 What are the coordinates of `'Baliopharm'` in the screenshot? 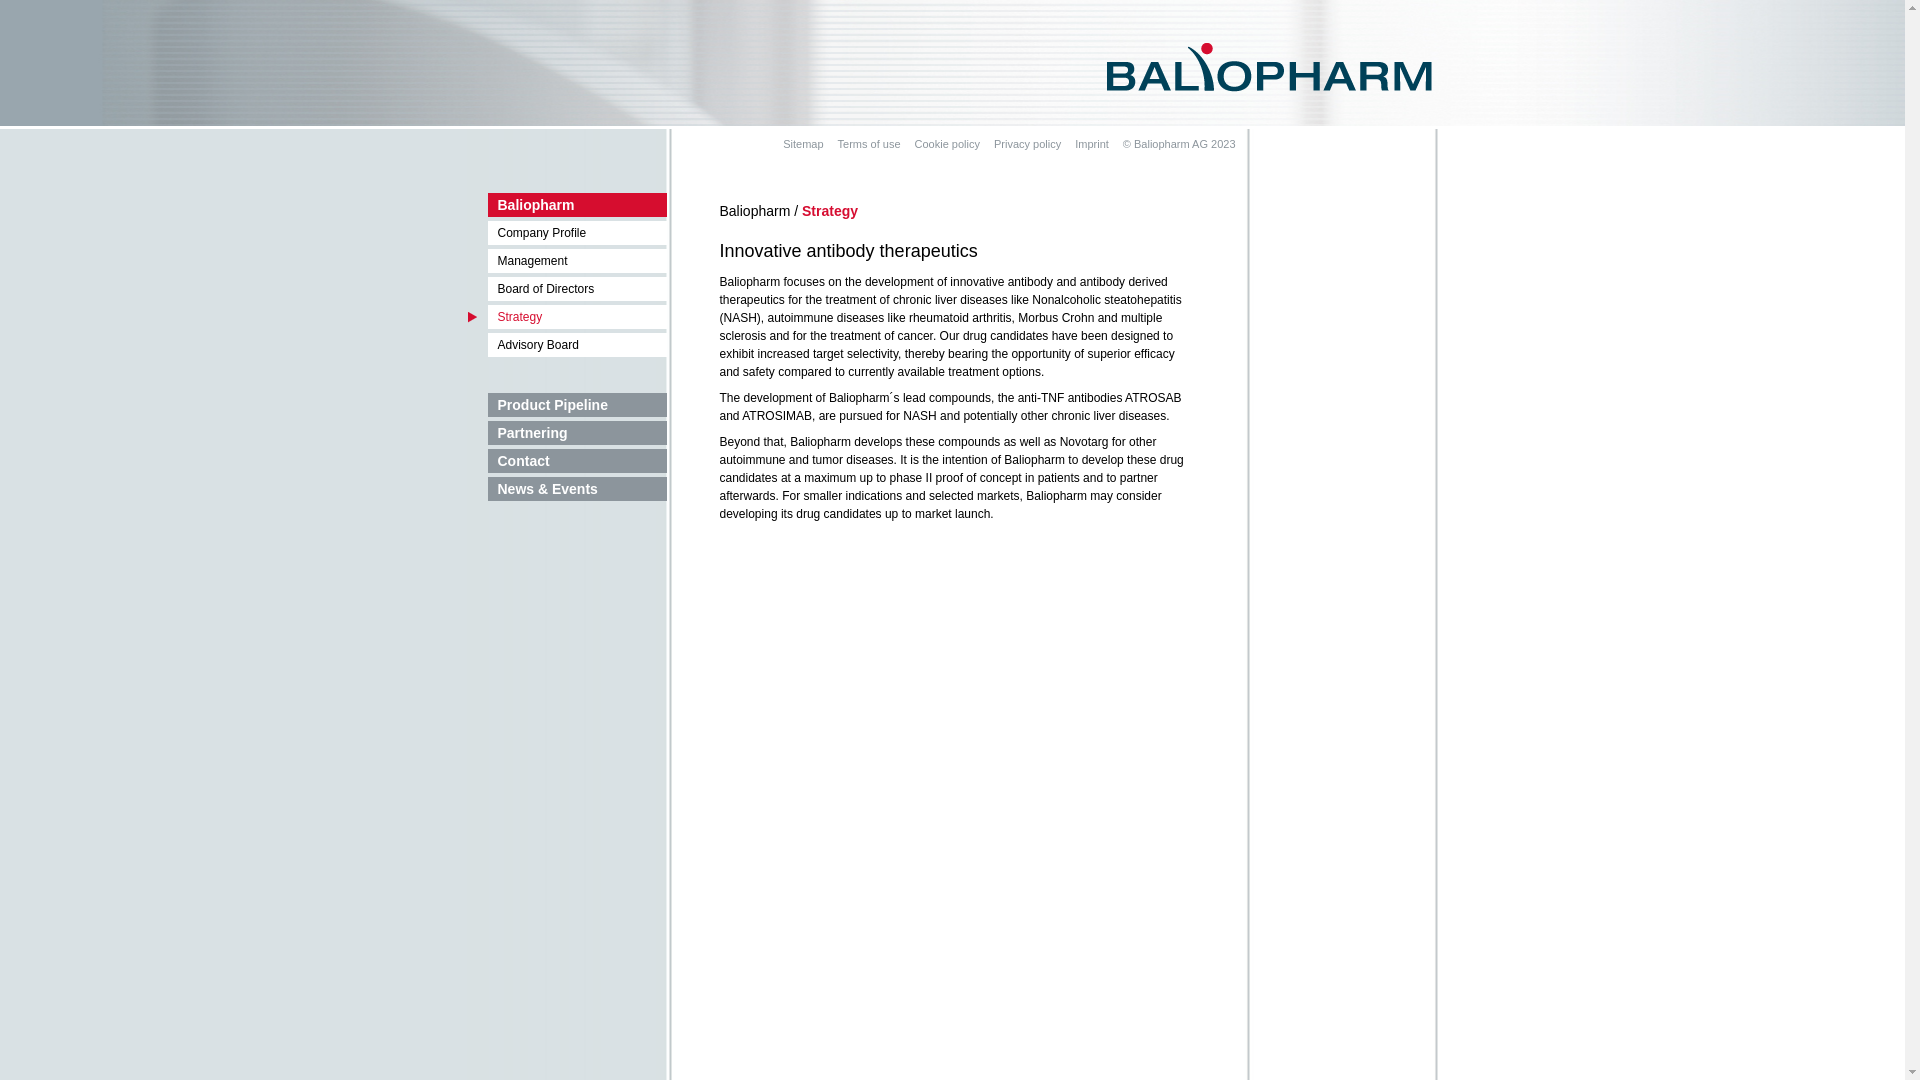 It's located at (566, 204).